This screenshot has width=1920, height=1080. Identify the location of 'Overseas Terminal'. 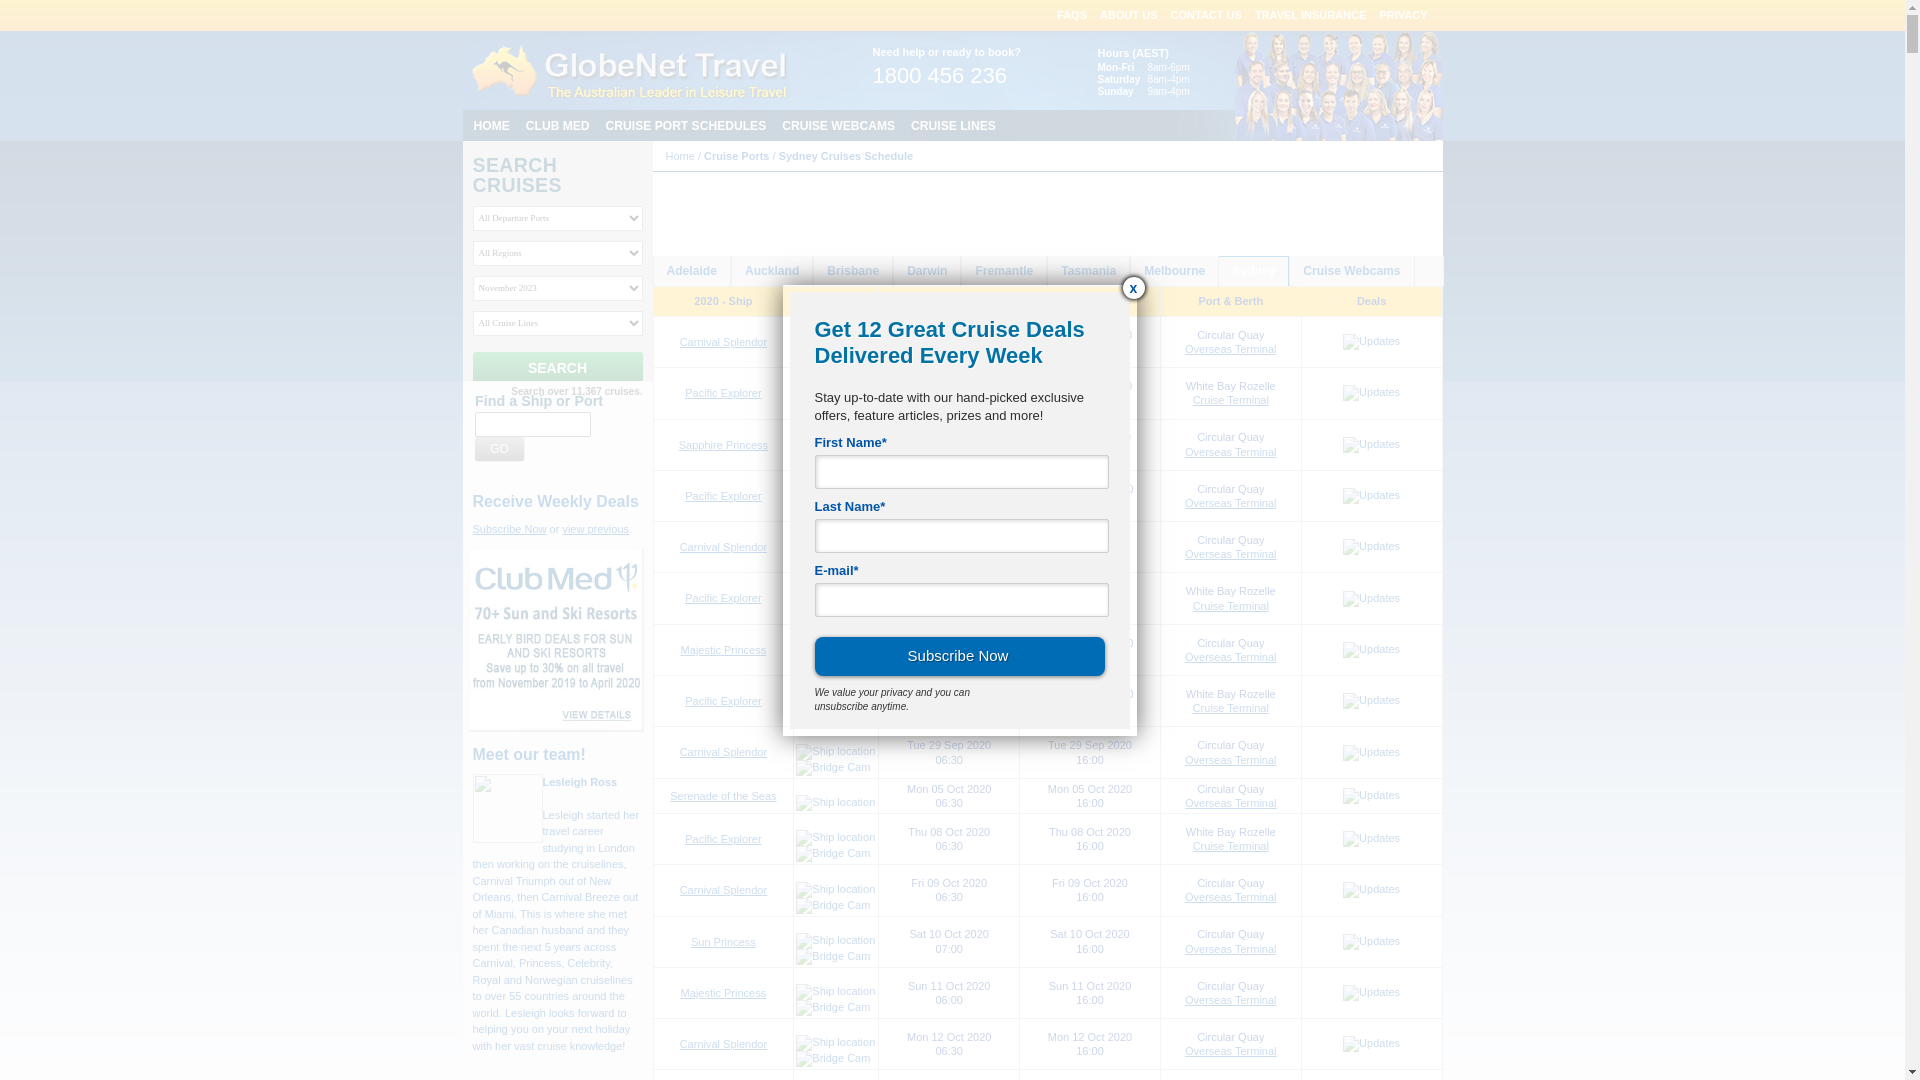
(1229, 896).